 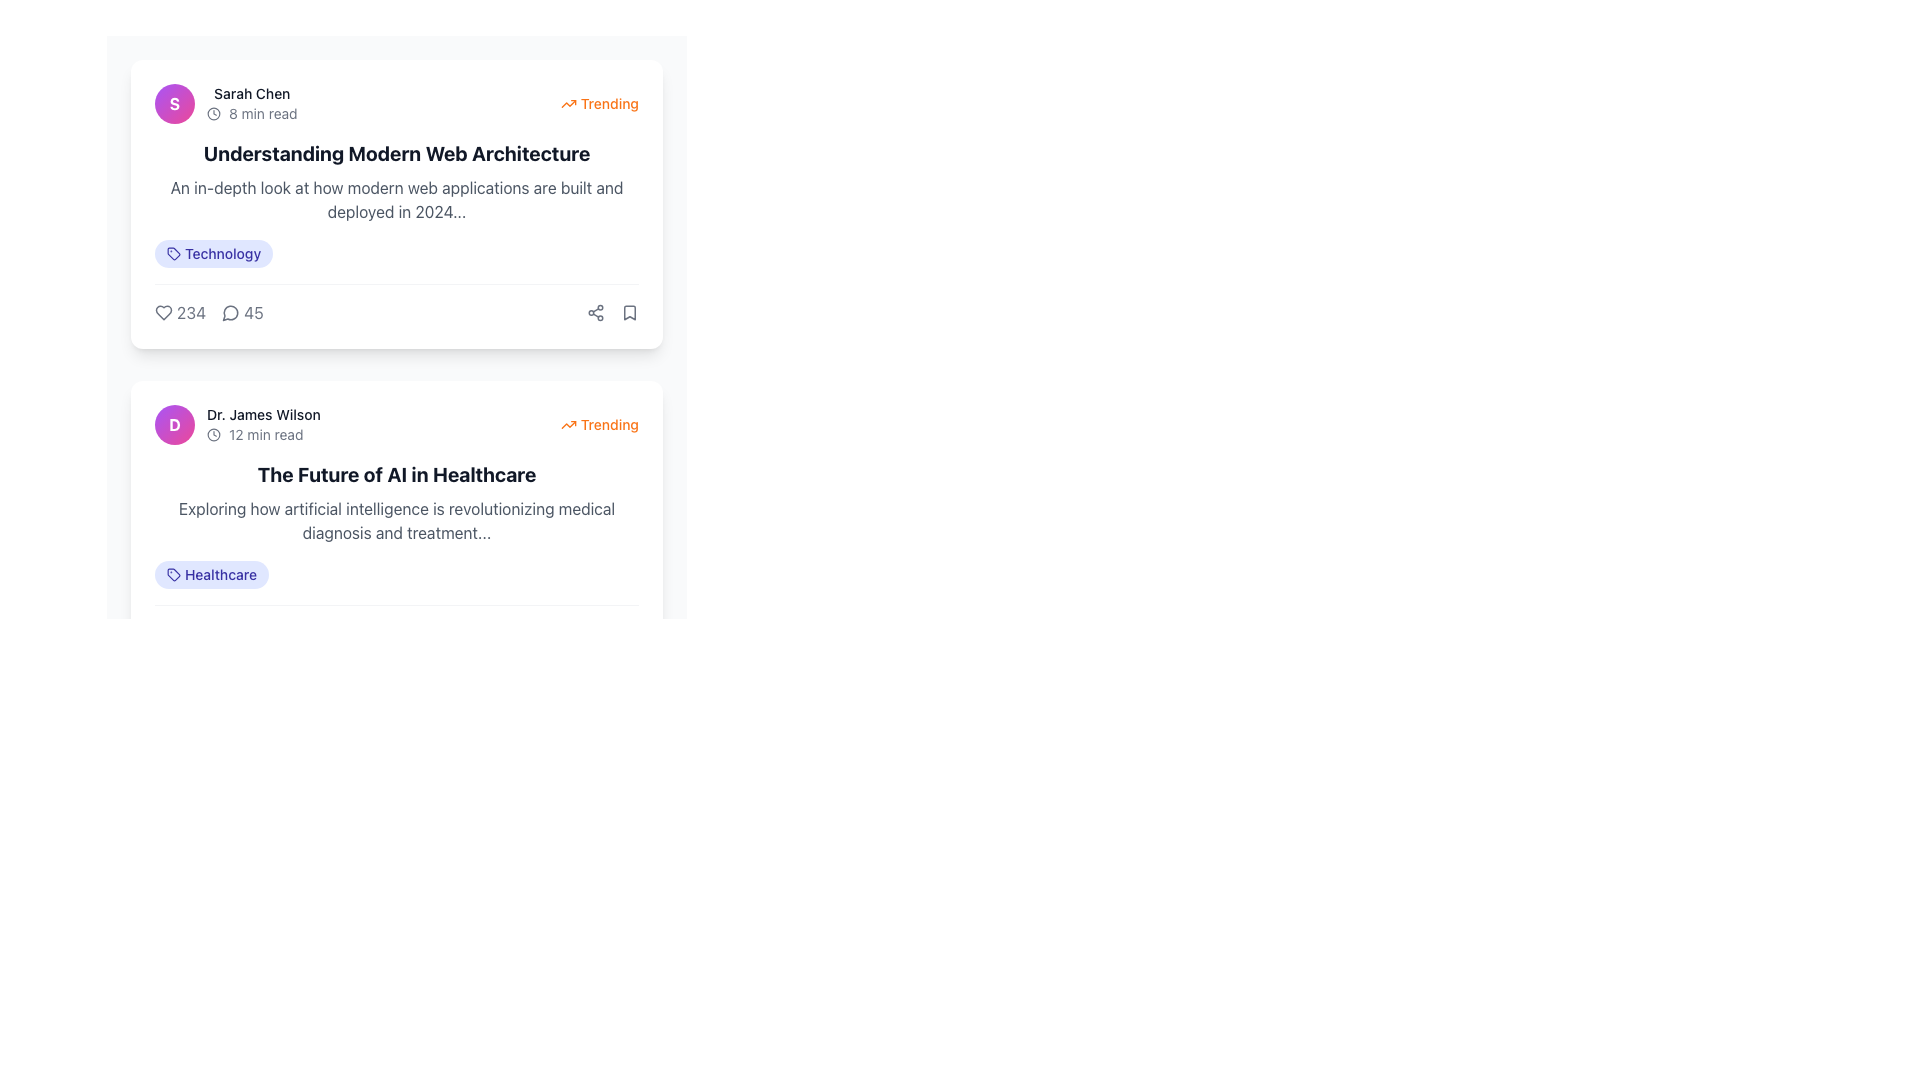 I want to click on the Profile Picture Placeholder on the left side of the horizontal group containing the name 'Sarah Chen' and the text '8 min read', so click(x=174, y=104).